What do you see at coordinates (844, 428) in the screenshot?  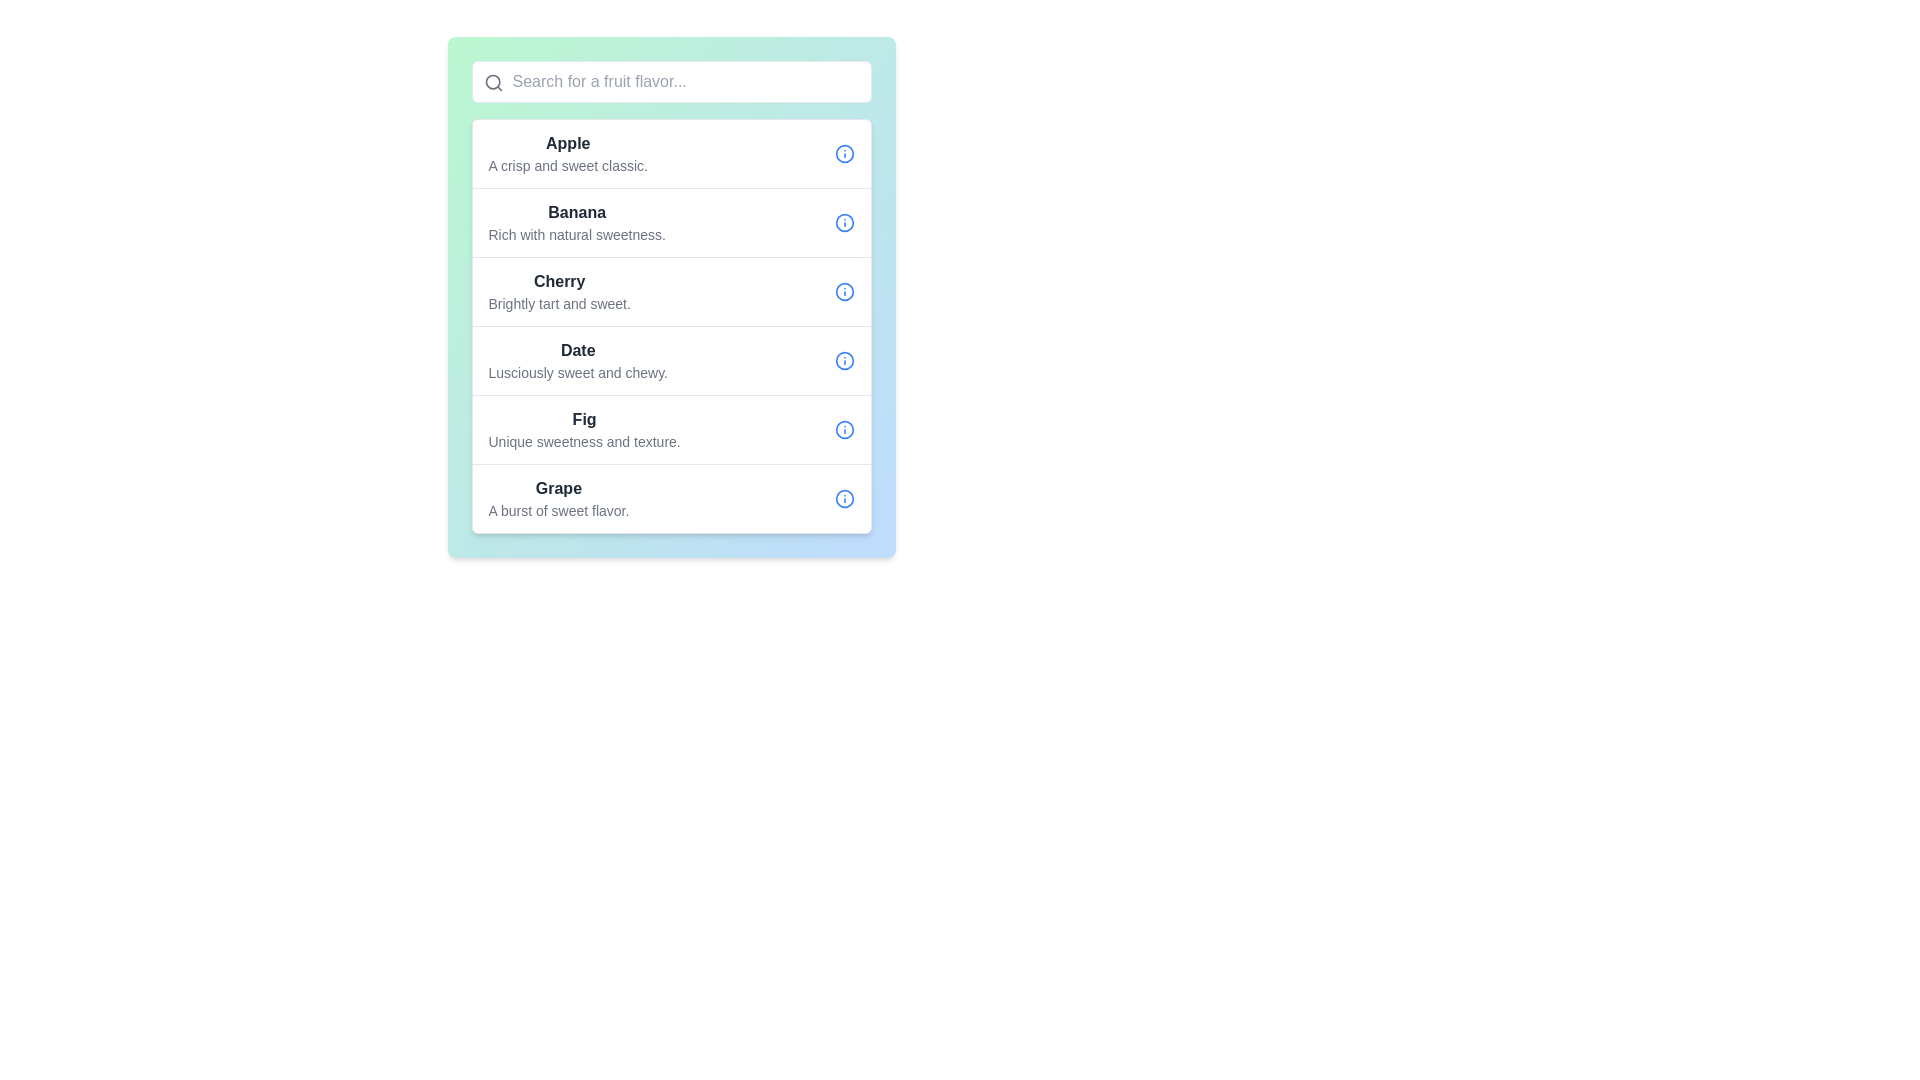 I see `the blue circular icon with a prominent outline and a smaller dot inside, located in the rightmost position of the row labeled 'Fig Unique sweetness and texture.'` at bounding box center [844, 428].